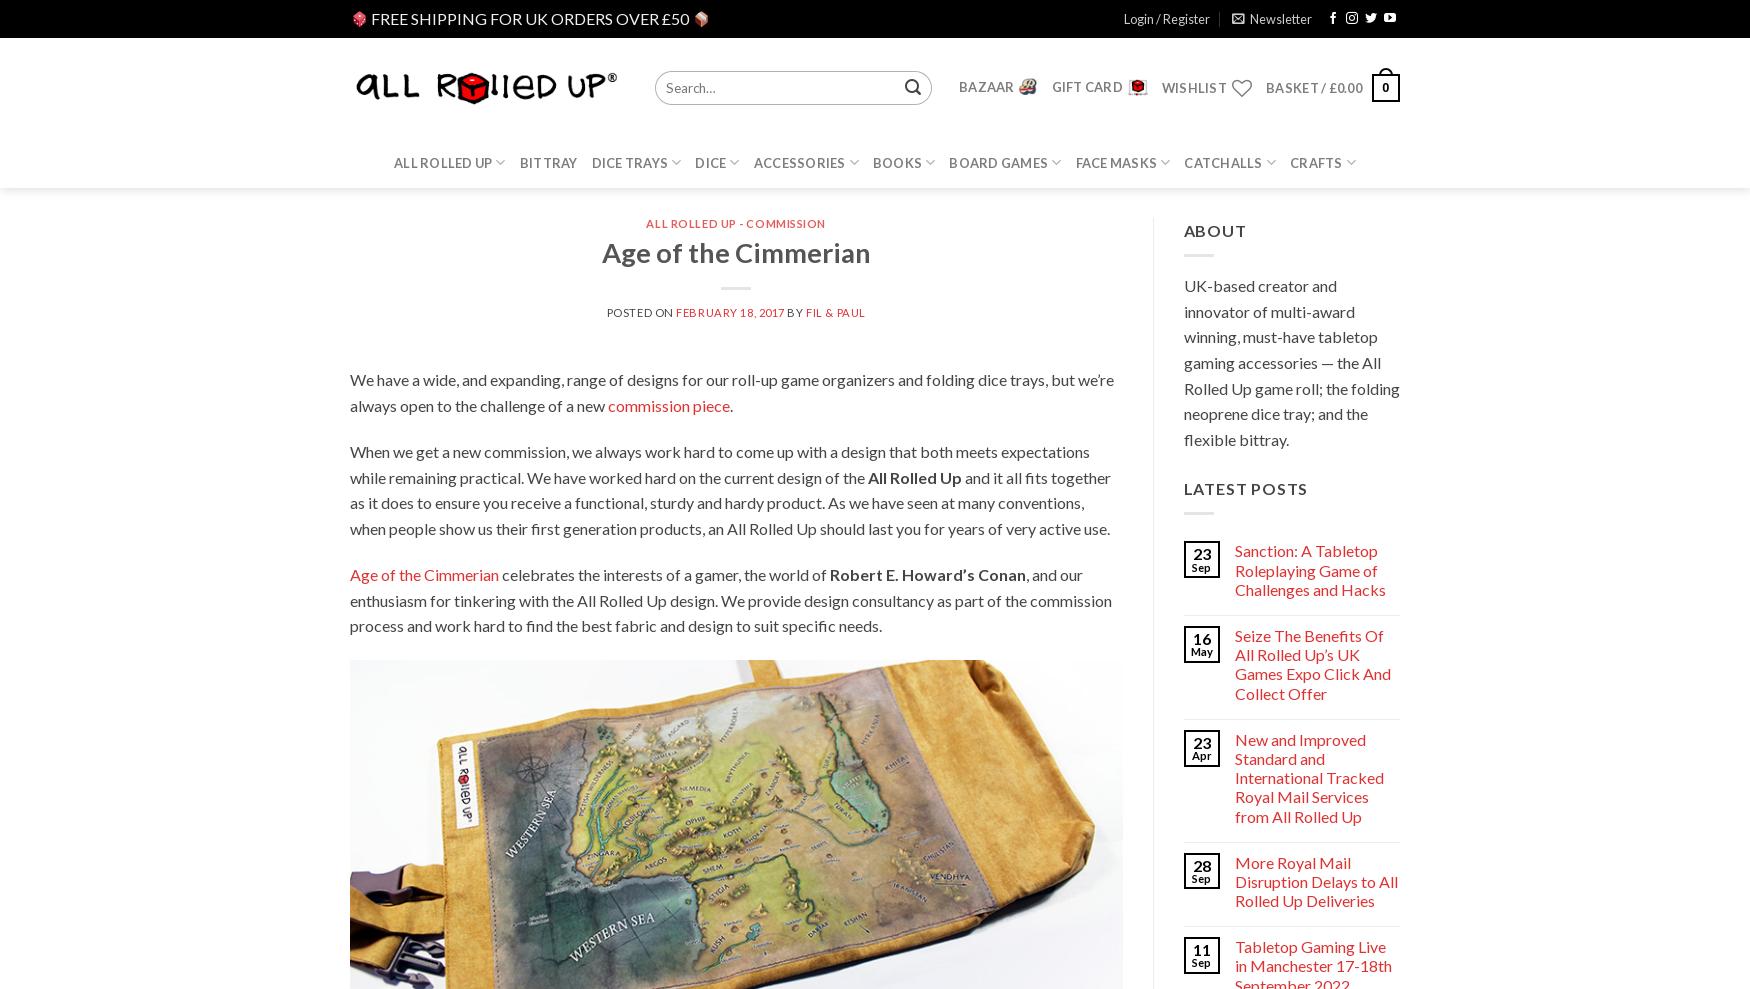  Describe the element at coordinates (1190, 651) in the screenshot. I see `'May'` at that location.